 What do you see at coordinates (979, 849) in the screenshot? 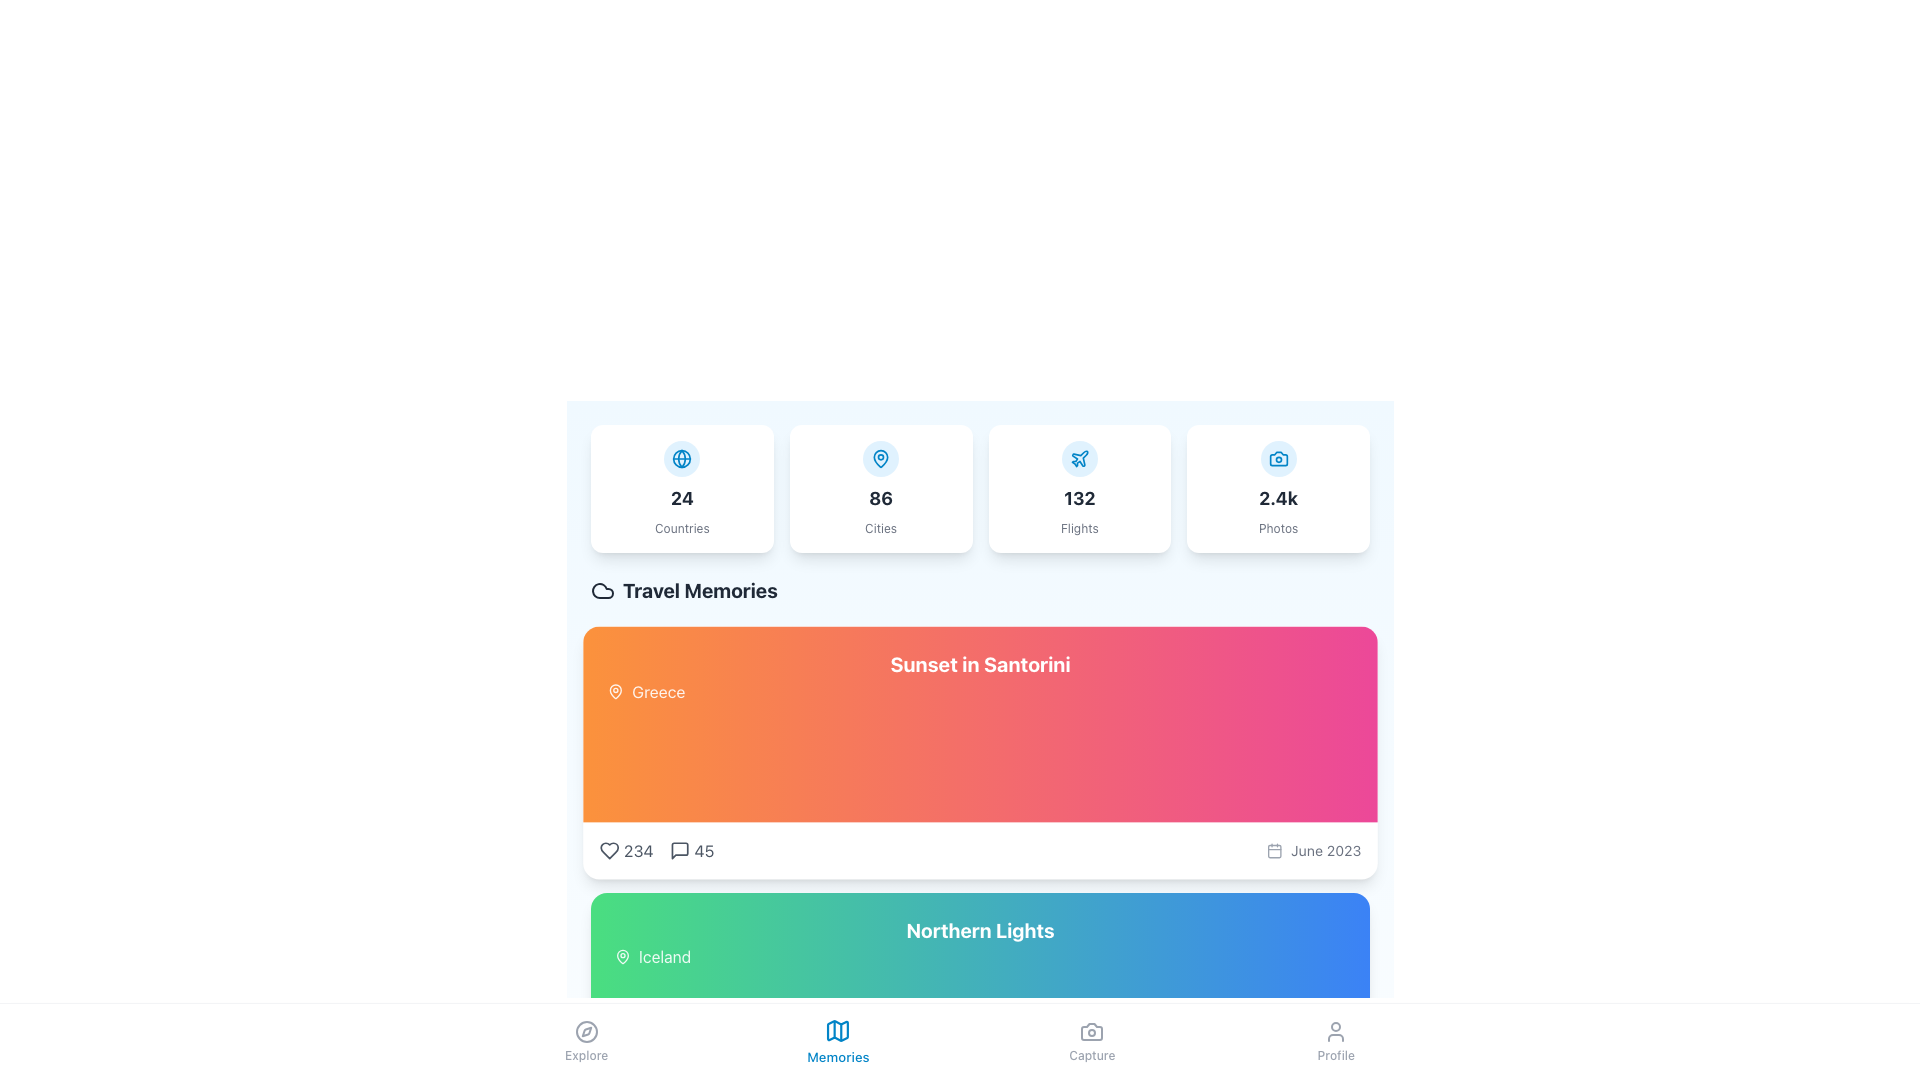
I see `the individual icons for likes or comments located in the Informational display group beneath the title 'Sunset in Santorini' and the location 'Greece'` at bounding box center [979, 849].